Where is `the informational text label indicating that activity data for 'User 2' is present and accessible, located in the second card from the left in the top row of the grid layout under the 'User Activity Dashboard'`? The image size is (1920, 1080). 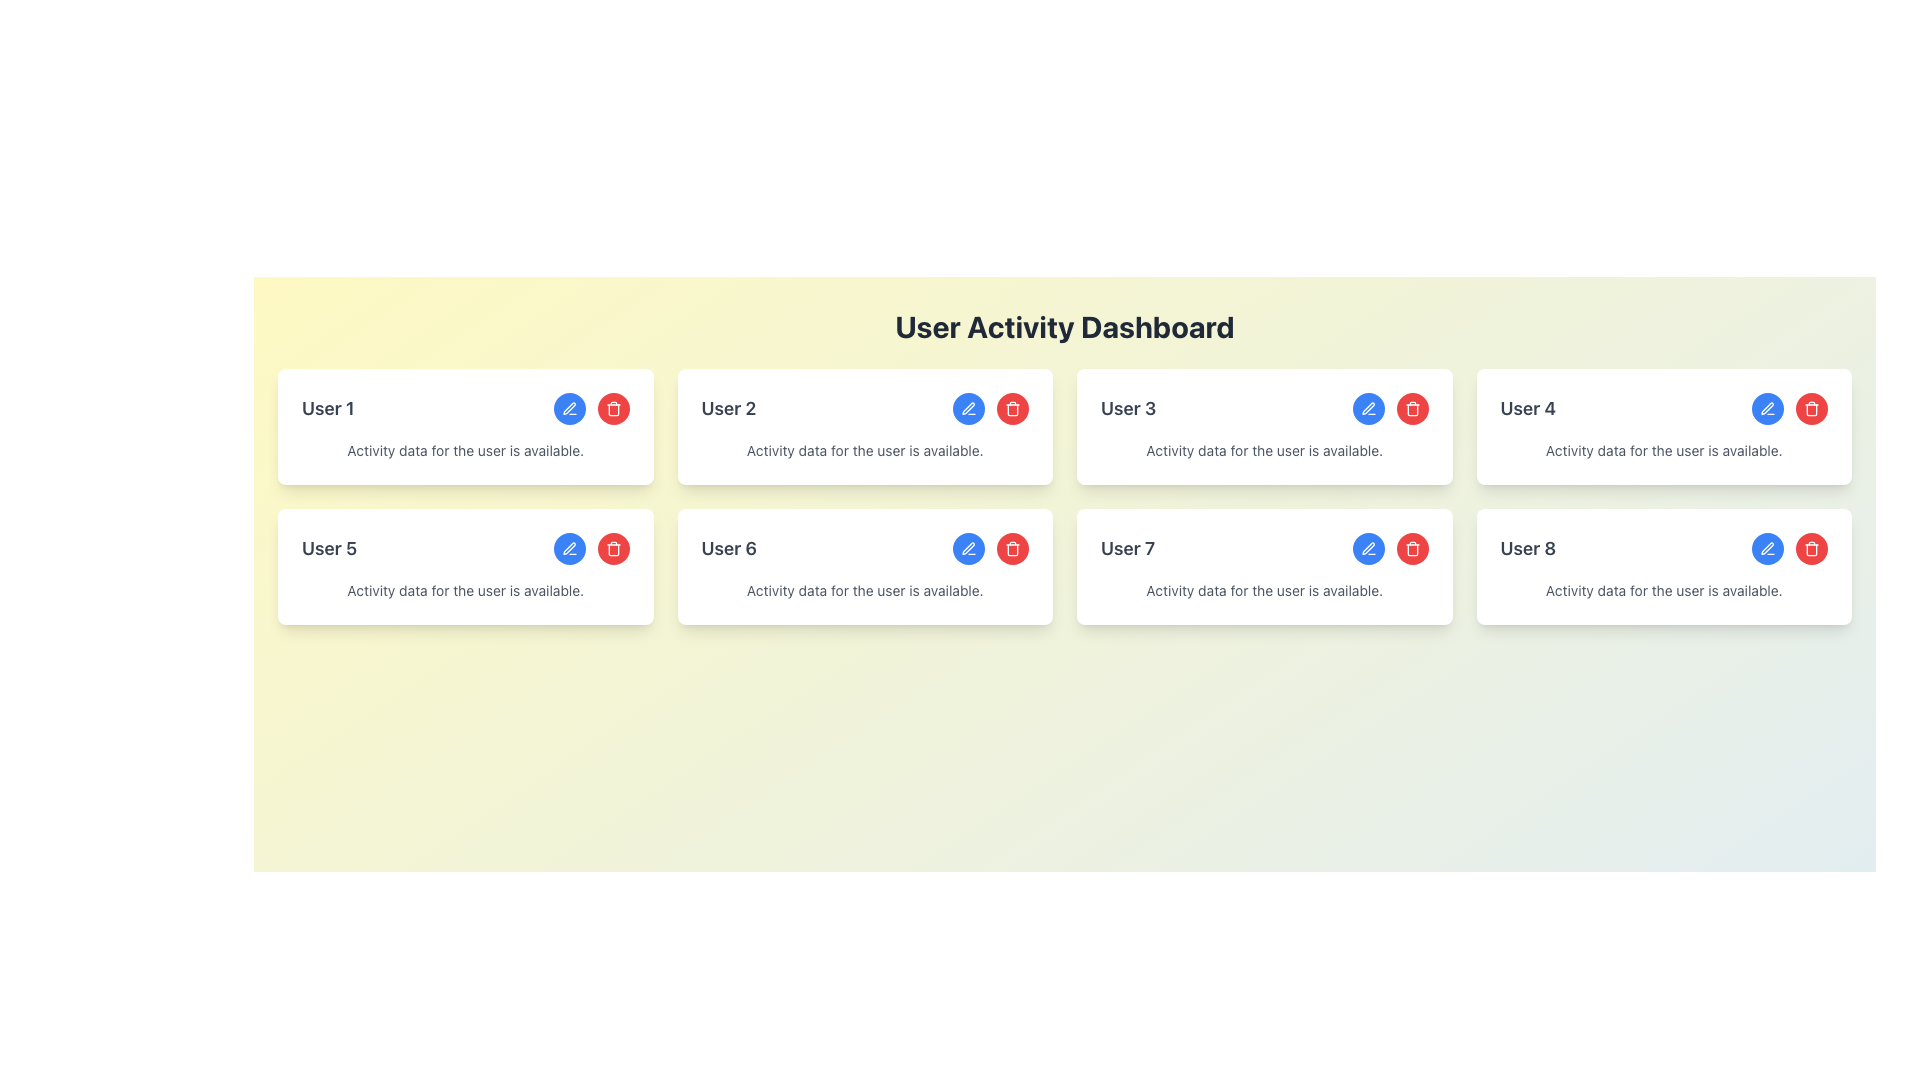 the informational text label indicating that activity data for 'User 2' is present and accessible, located in the second card from the left in the top row of the grid layout under the 'User Activity Dashboard' is located at coordinates (865, 451).